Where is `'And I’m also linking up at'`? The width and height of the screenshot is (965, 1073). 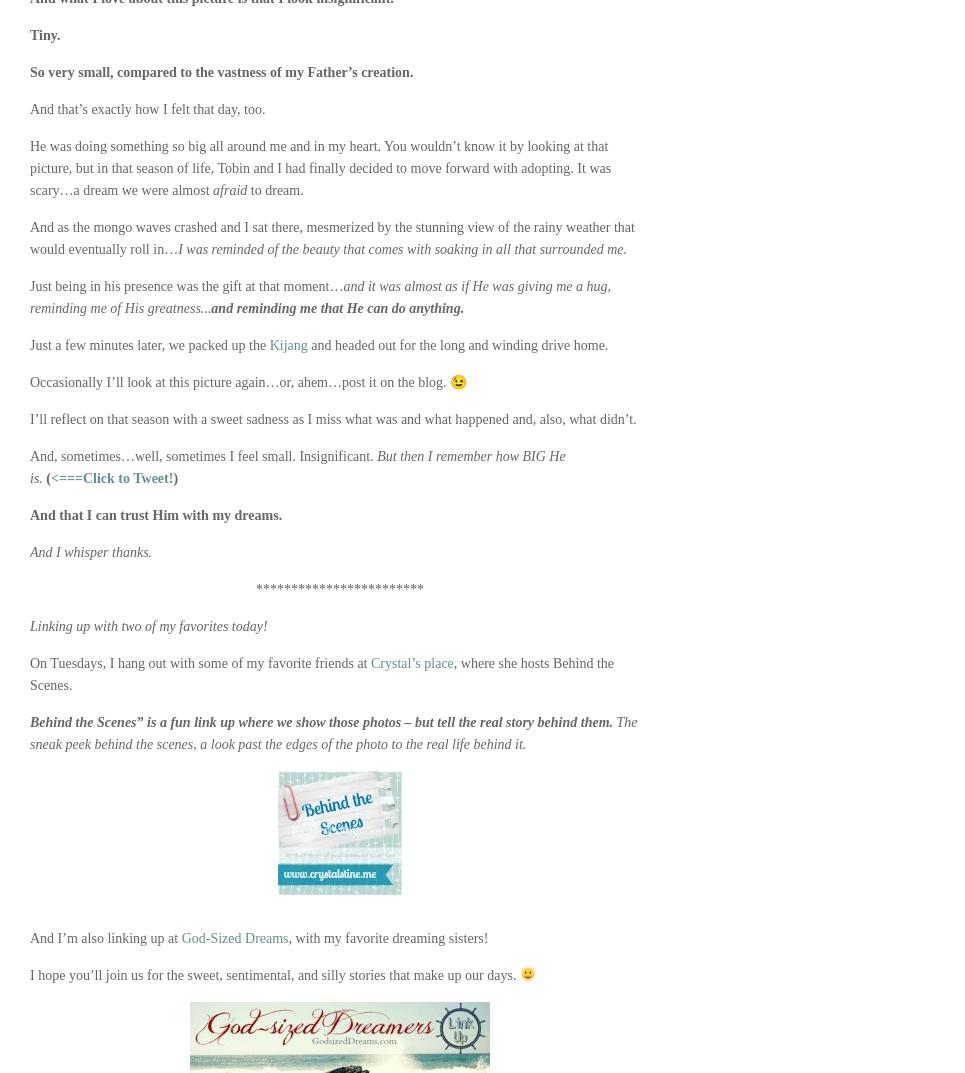 'And I’m also linking up at' is located at coordinates (104, 938).